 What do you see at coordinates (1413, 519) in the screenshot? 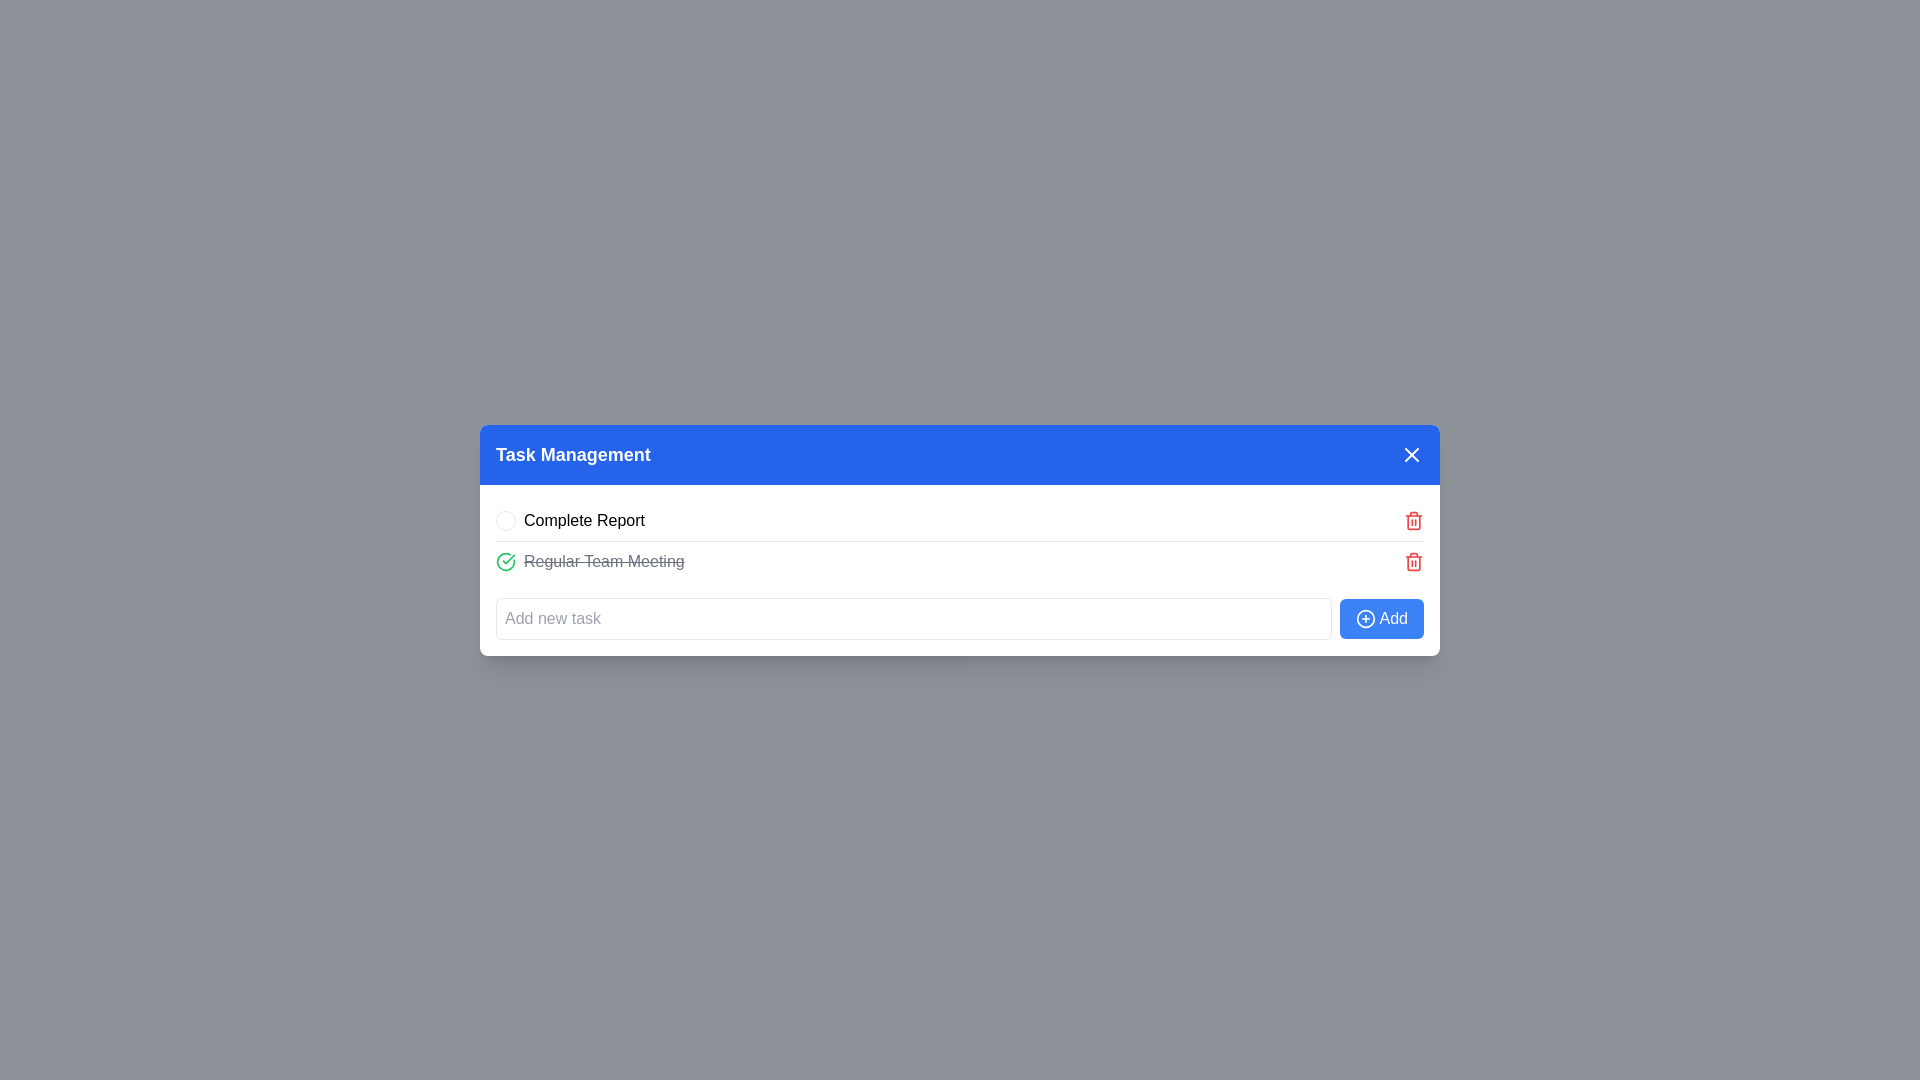
I see `the delete button located at the far right of the row labeled 'Complete Report'` at bounding box center [1413, 519].